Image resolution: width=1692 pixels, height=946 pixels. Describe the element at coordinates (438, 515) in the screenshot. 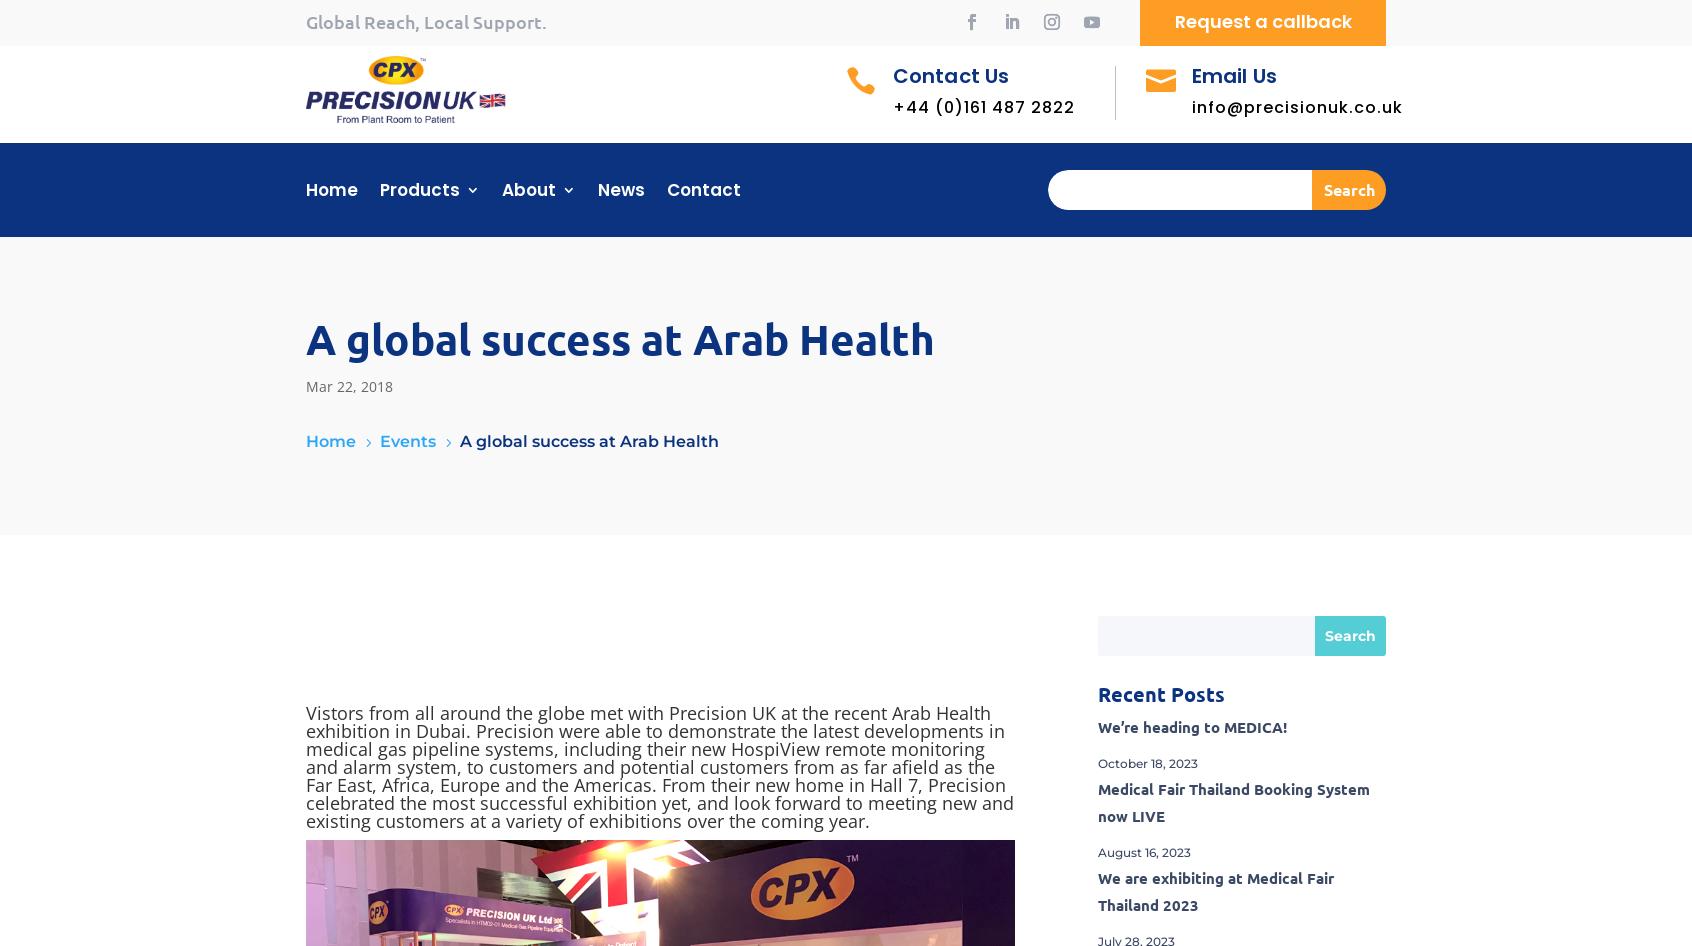

I see `'Generators'` at that location.